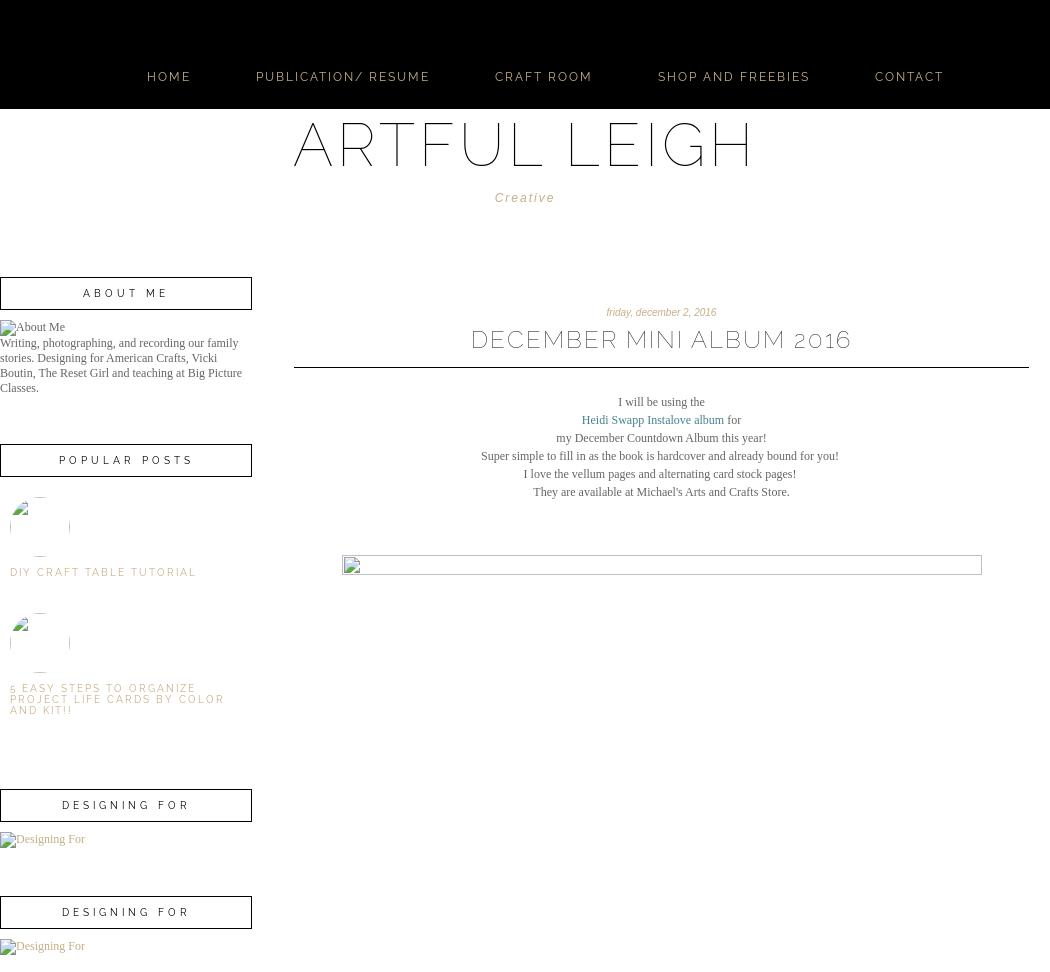 Image resolution: width=1050 pixels, height=972 pixels. What do you see at coordinates (651, 419) in the screenshot?
I see `'Heidi Swapp Instalove album'` at bounding box center [651, 419].